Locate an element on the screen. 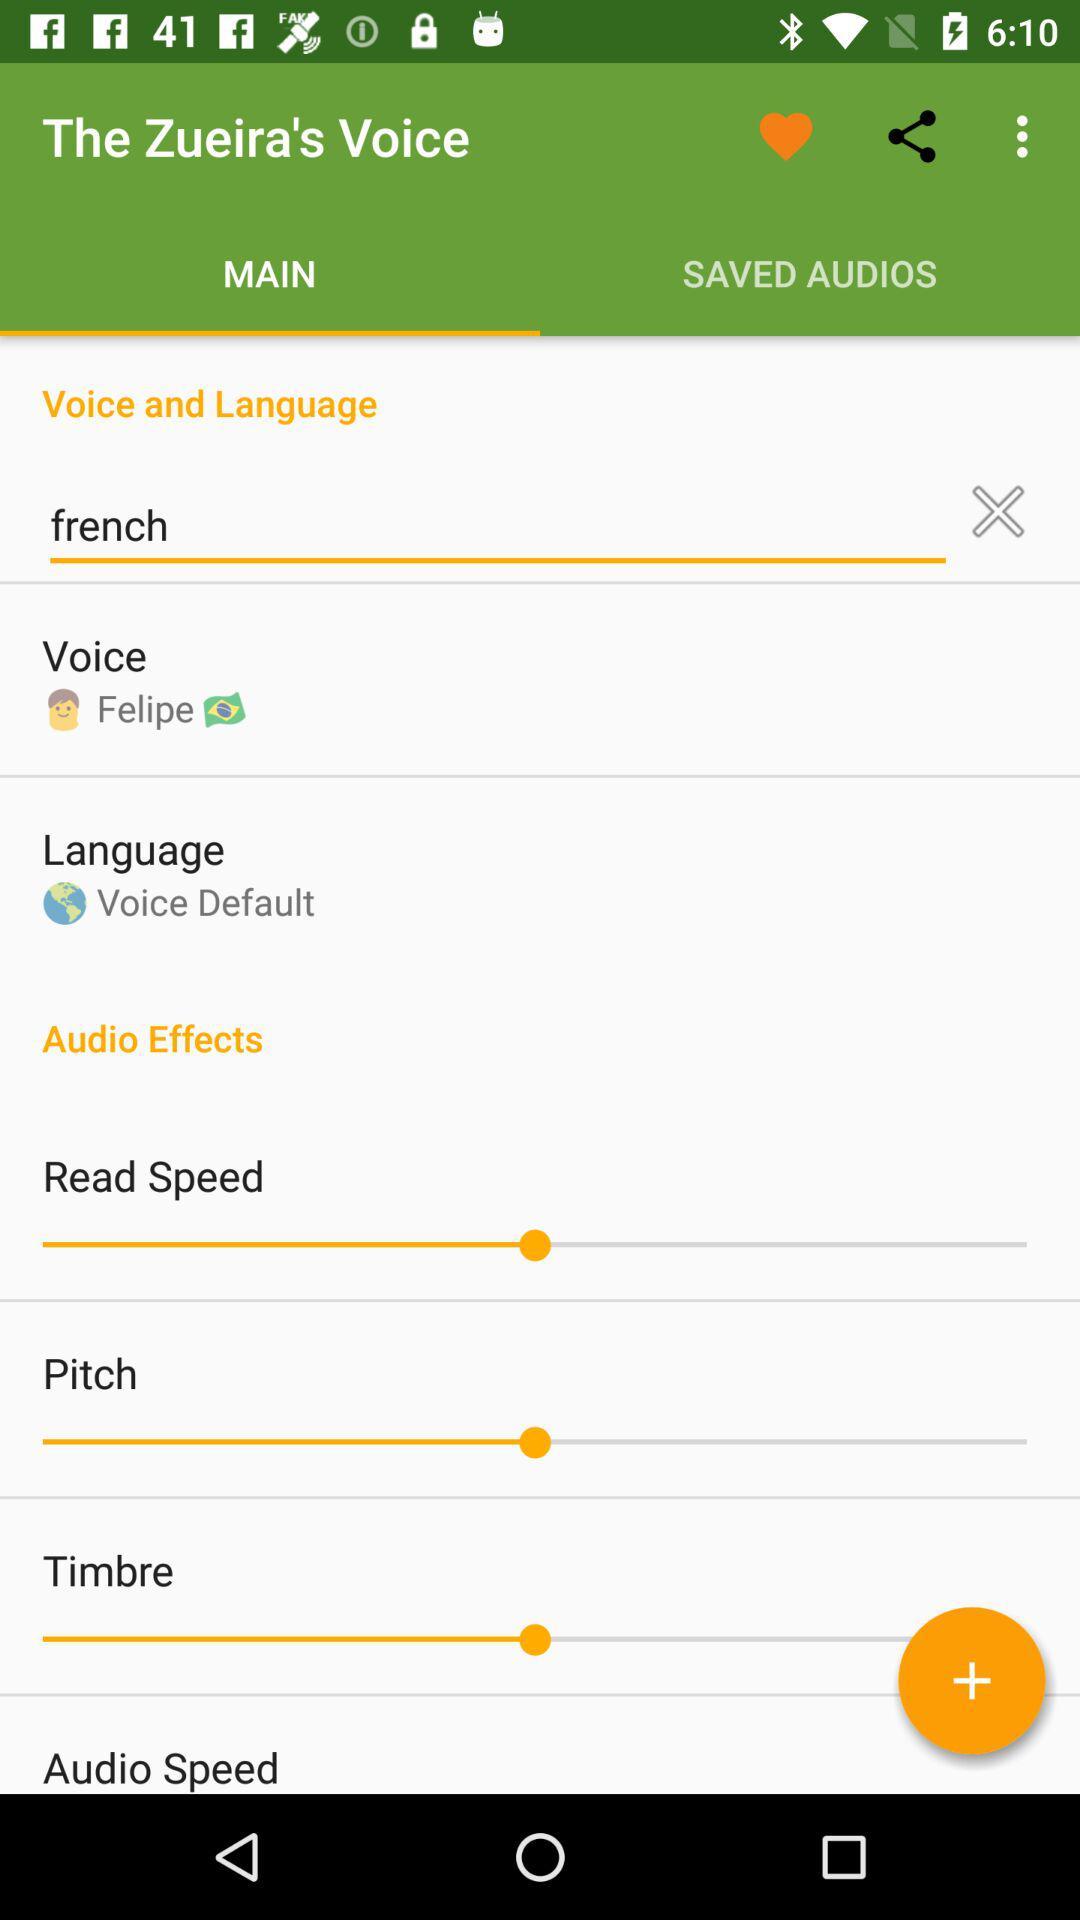  clear language setting is located at coordinates (998, 511).